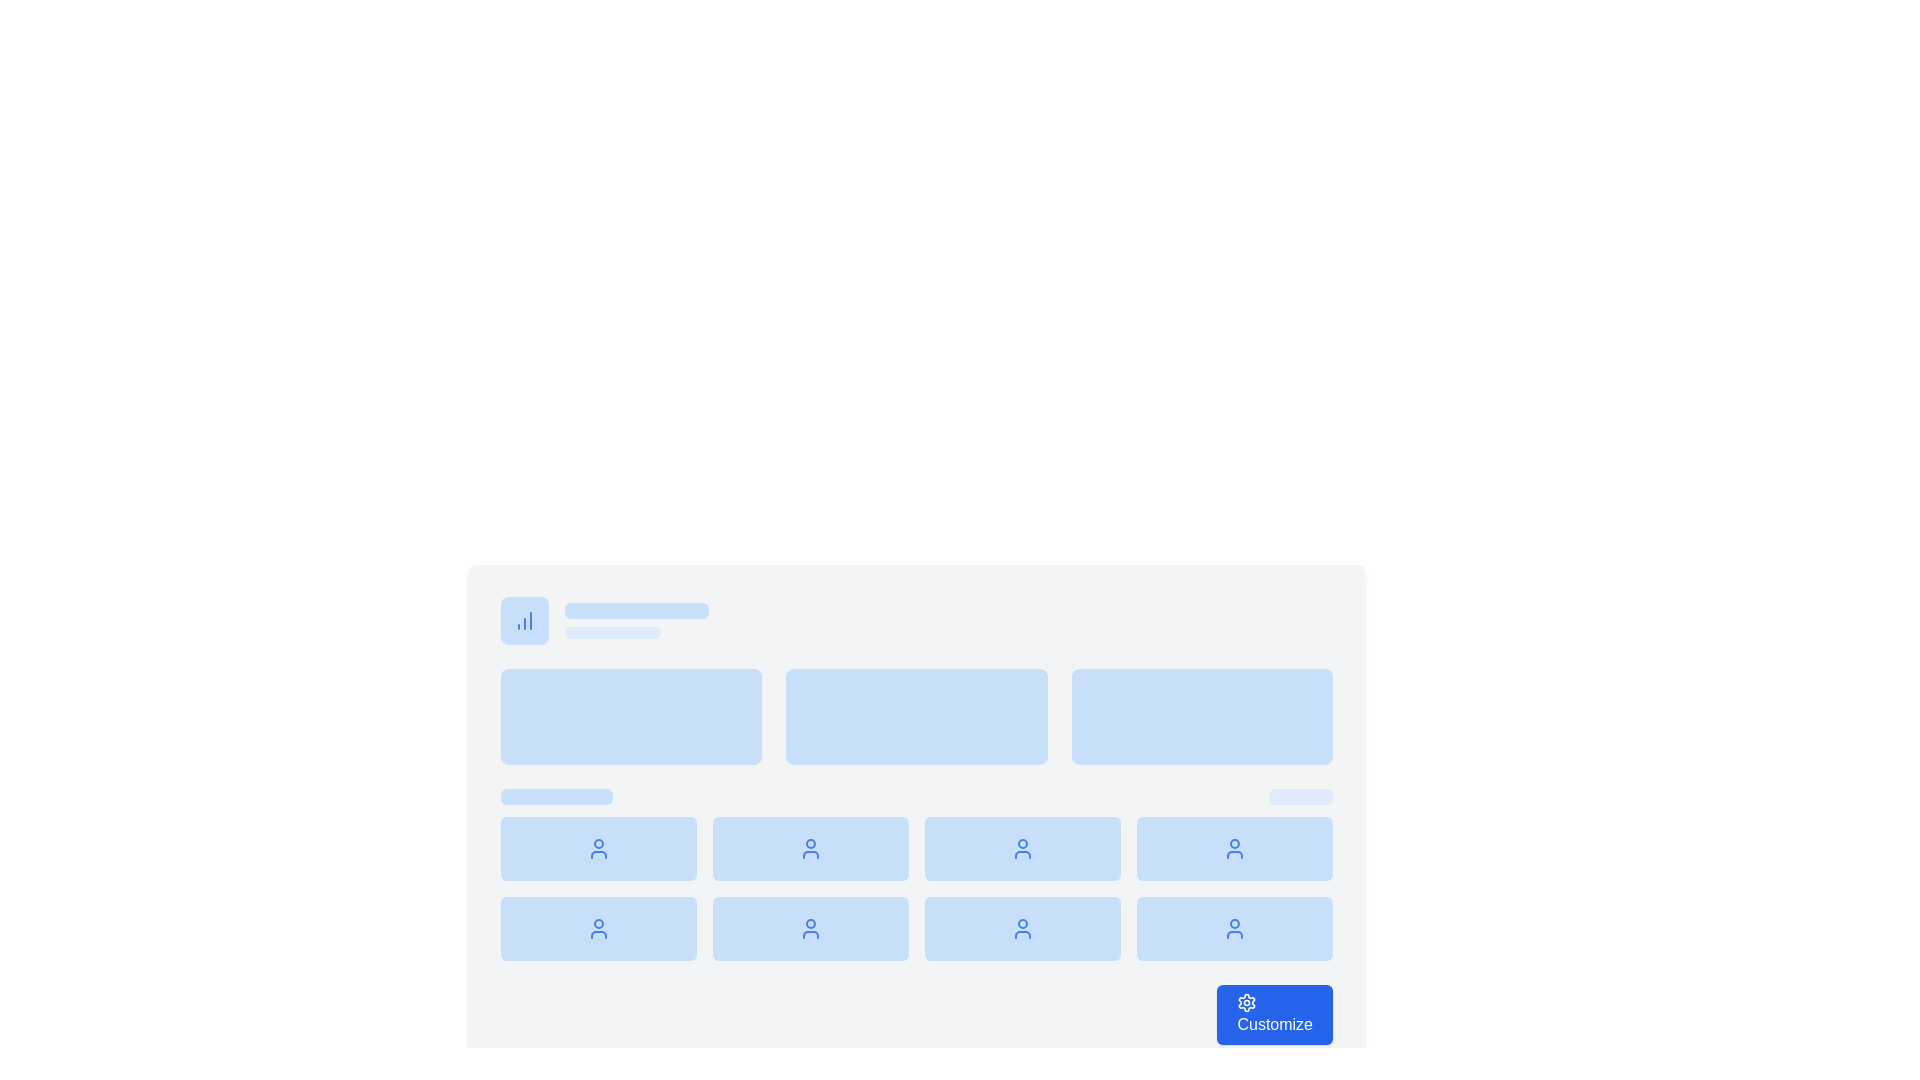 The width and height of the screenshot is (1920, 1080). What do you see at coordinates (1246, 1002) in the screenshot?
I see `the settings SVG icon located to the left of the 'Customize' text inside the blue rectangular button at the bottom right corner of the interface` at bounding box center [1246, 1002].